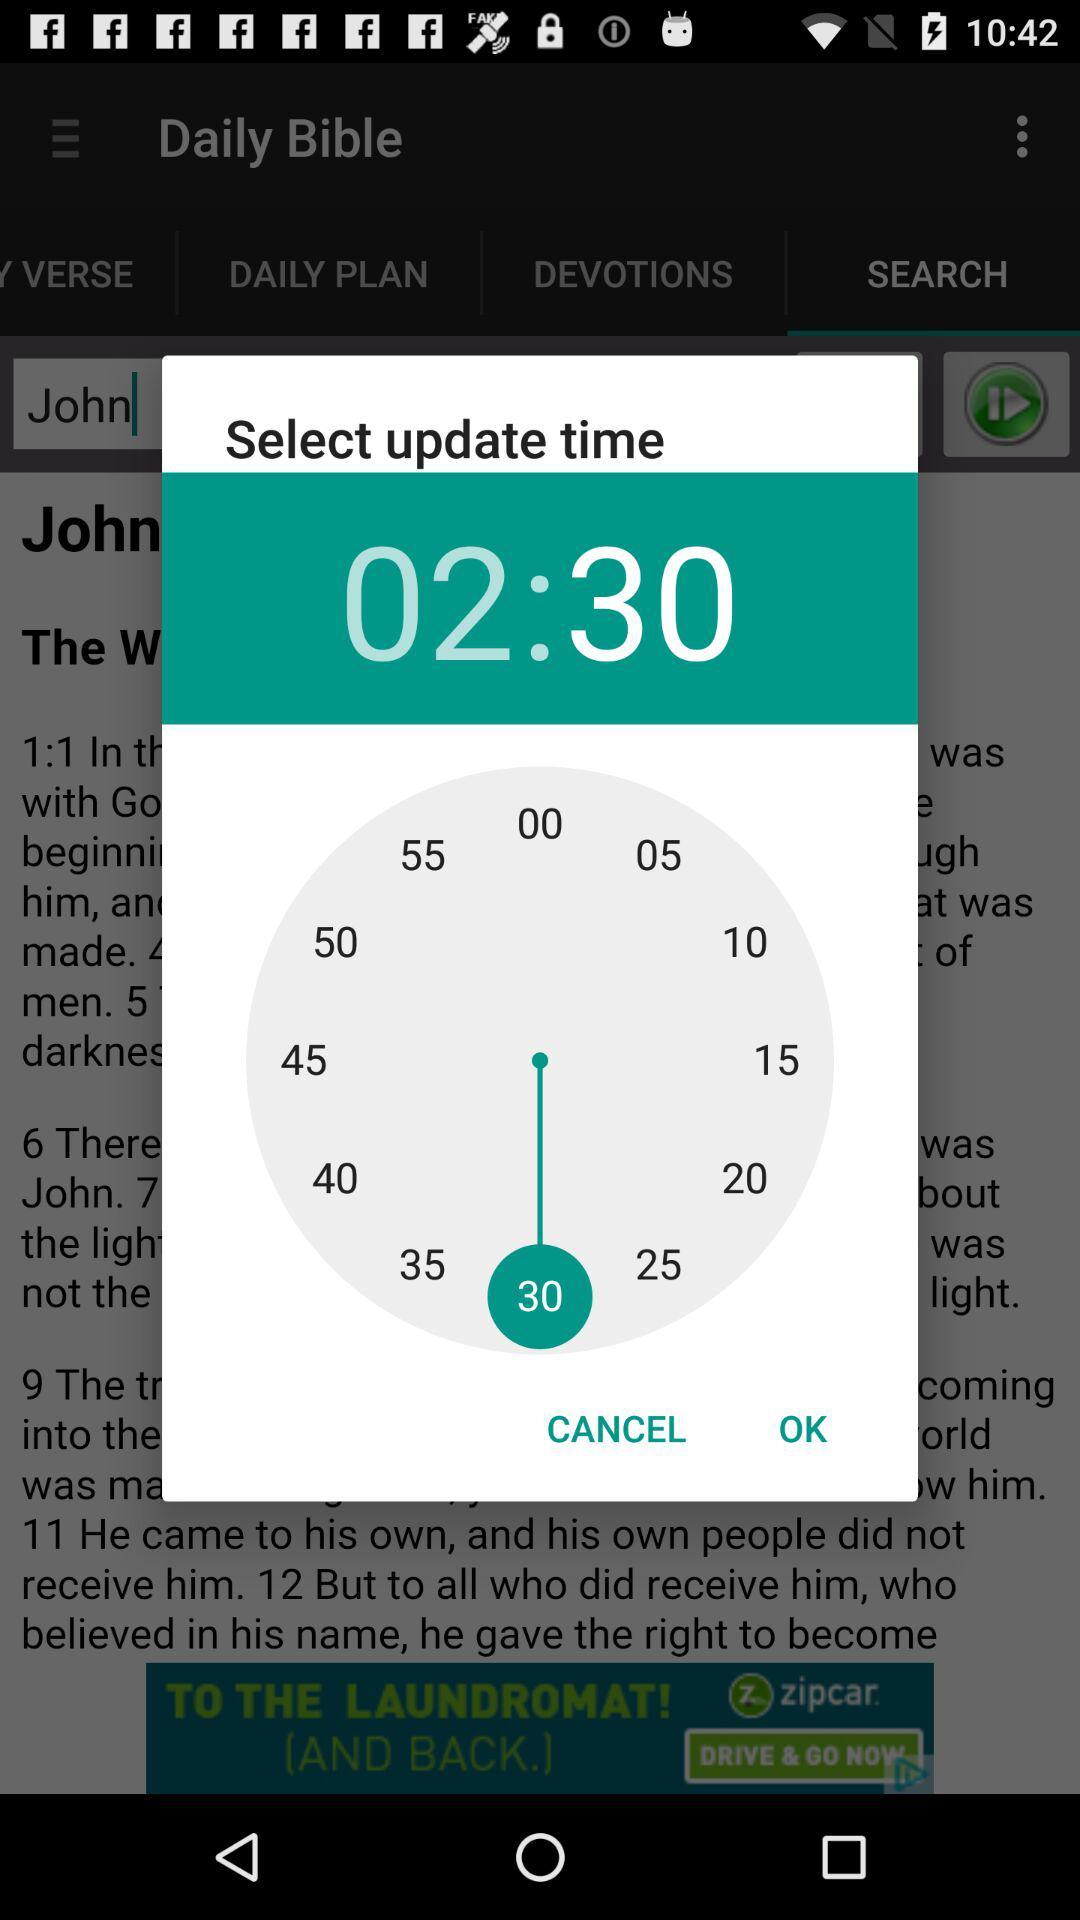  Describe the element at coordinates (652, 597) in the screenshot. I see `the item next to the : icon` at that location.